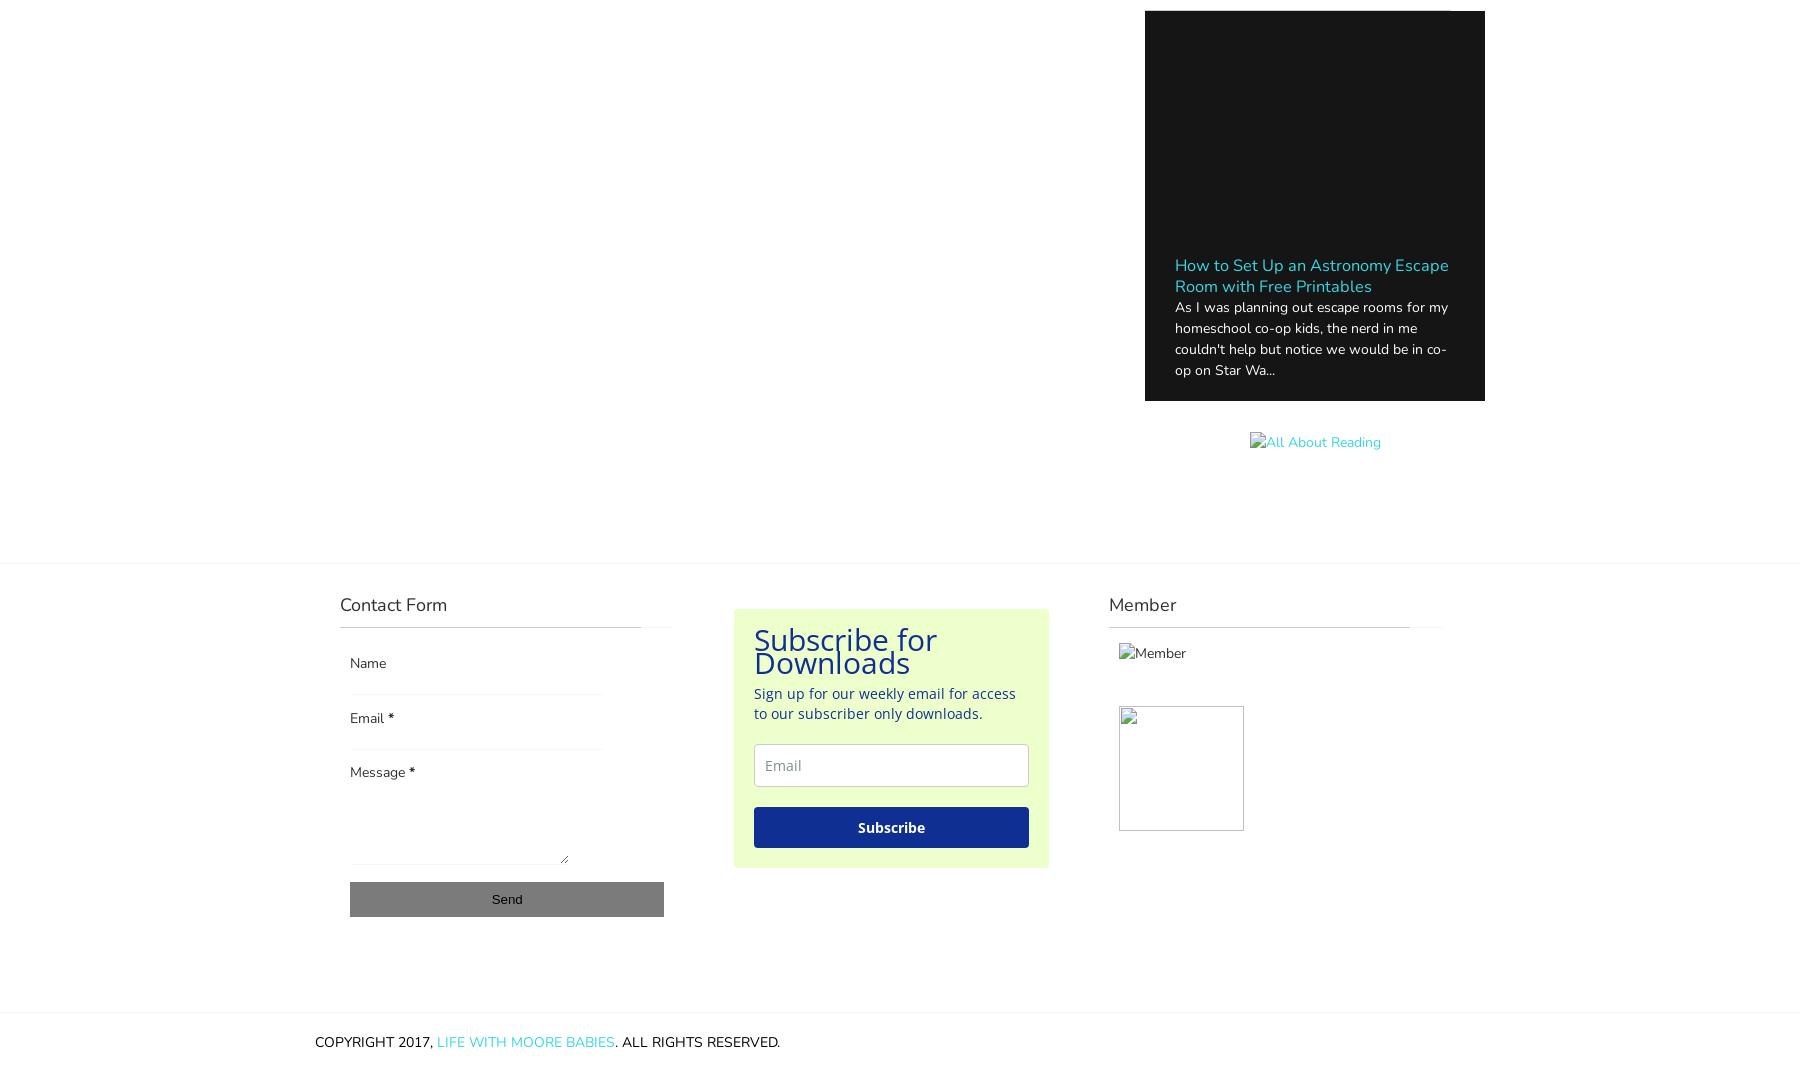 This screenshot has width=1800, height=1072. I want to click on 'Subscribe for Downloads', so click(753, 650).